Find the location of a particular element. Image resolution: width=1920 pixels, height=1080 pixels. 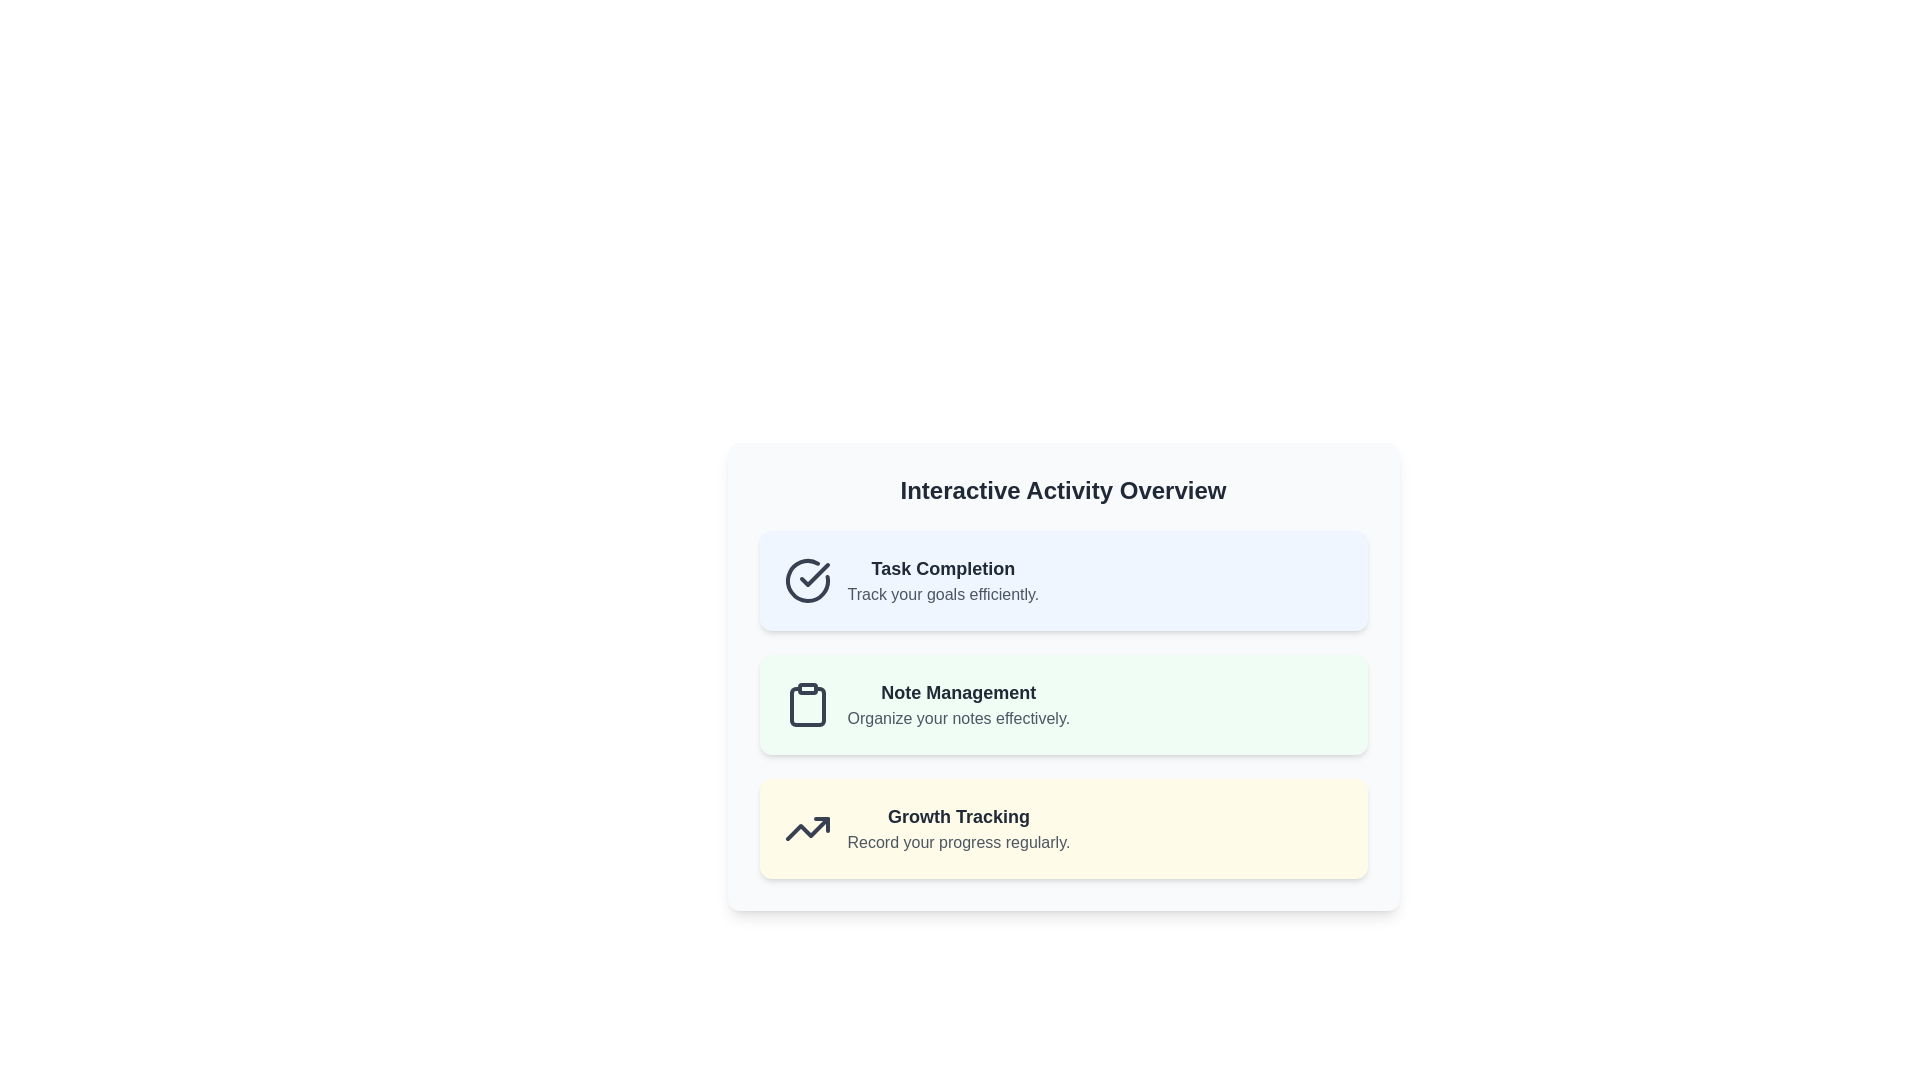

the Text block that describes the card's focus area related to tracking and completing tasks, located within the topmost card of the 'Interactive Activity Overview' section is located at coordinates (942, 581).